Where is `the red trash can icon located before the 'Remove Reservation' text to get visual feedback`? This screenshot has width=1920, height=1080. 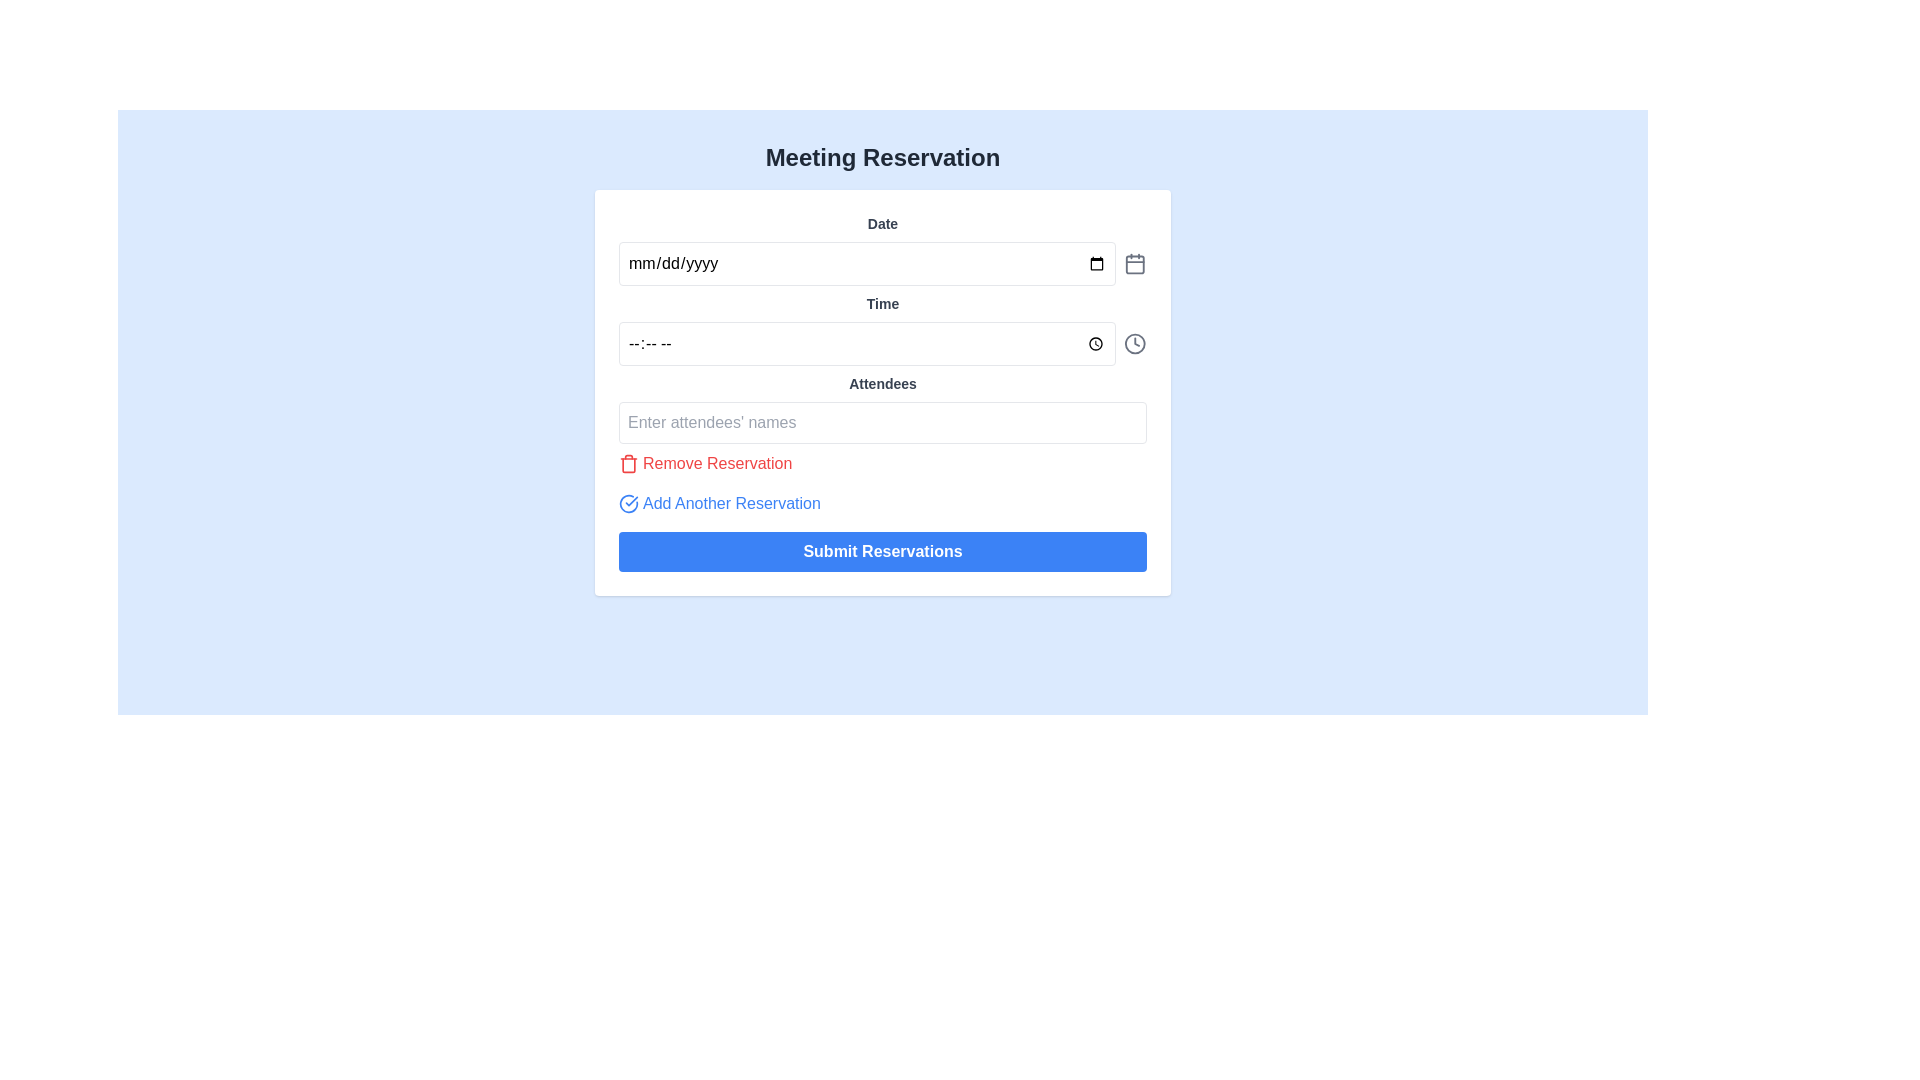
the red trash can icon located before the 'Remove Reservation' text to get visual feedback is located at coordinates (627, 463).